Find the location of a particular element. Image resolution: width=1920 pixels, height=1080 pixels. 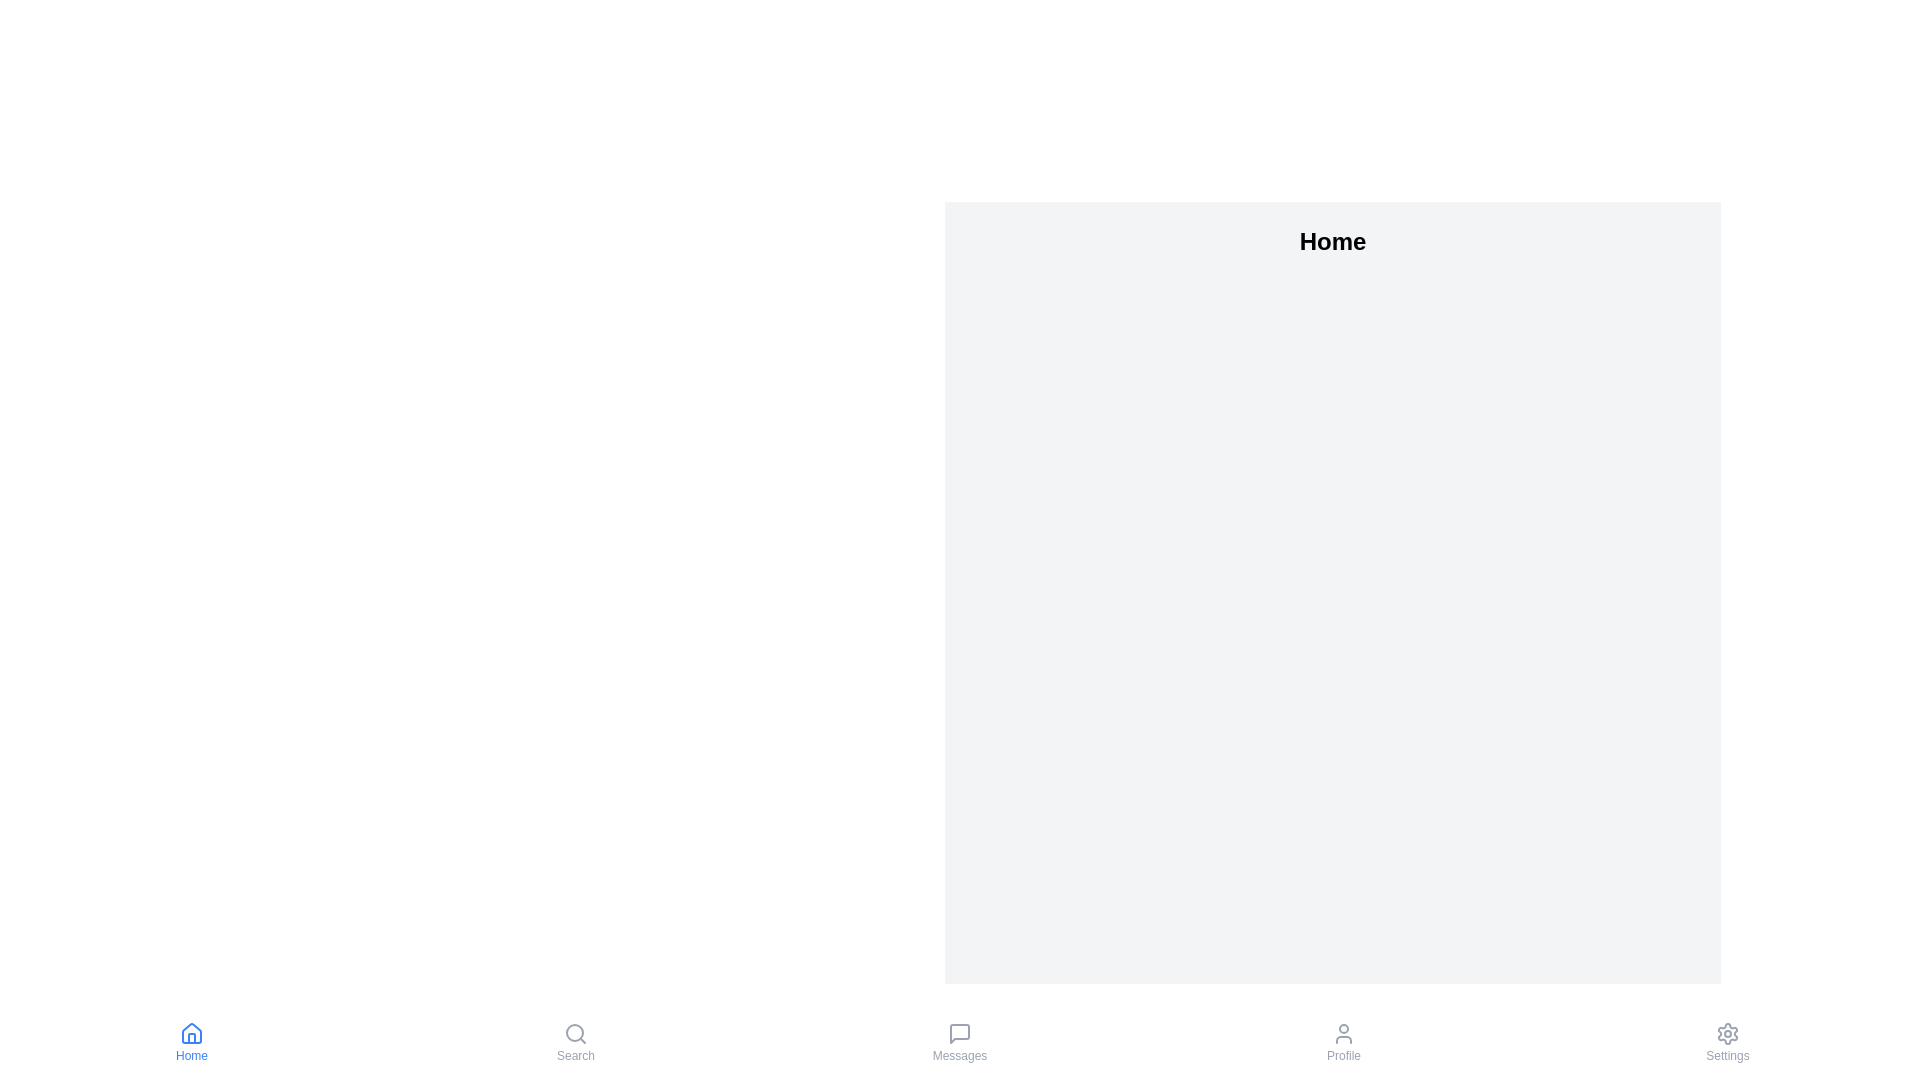

the user profile icon, which is a minimalist design featuring a circular head and semicircular shoulders, located in the center of the bottom navigation bar is located at coordinates (1344, 1033).